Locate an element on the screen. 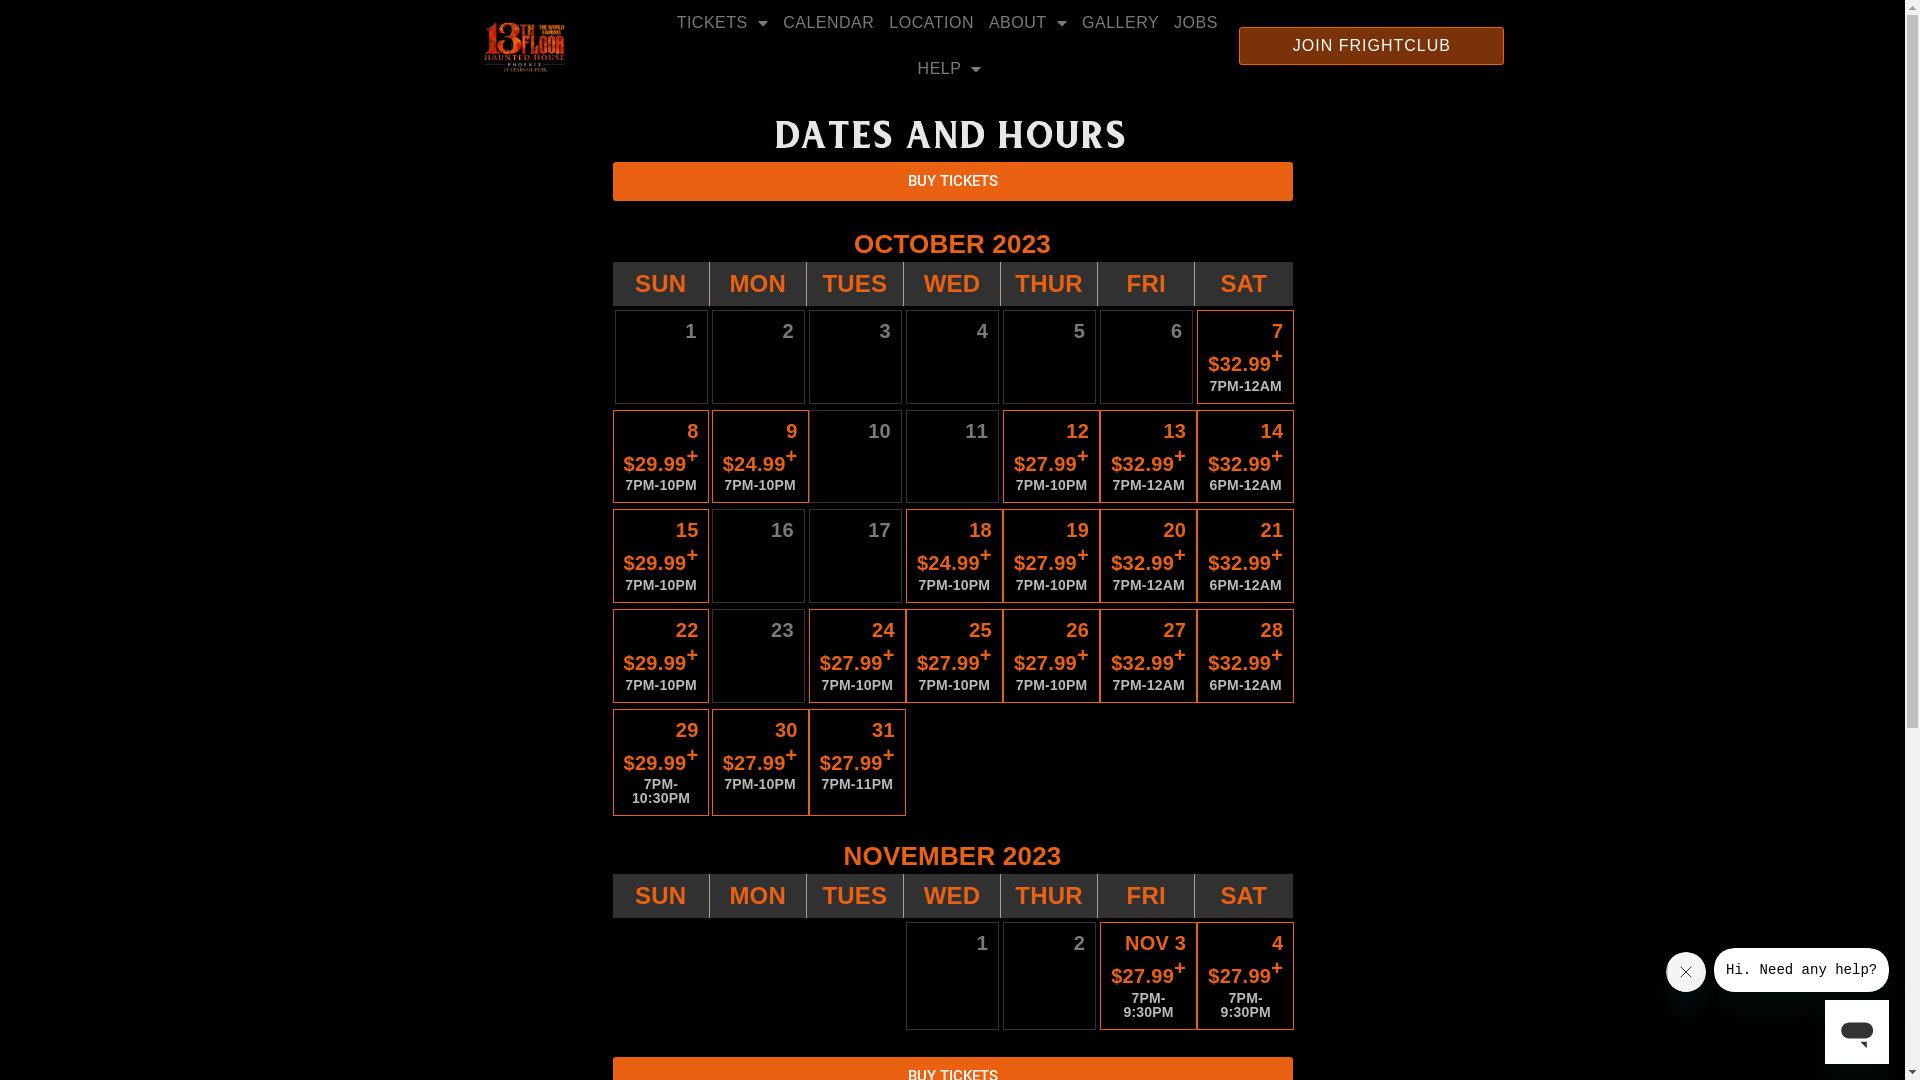 The image size is (1920, 1080). 'JOIN FRIGHTCLUB' is located at coordinates (1370, 45).